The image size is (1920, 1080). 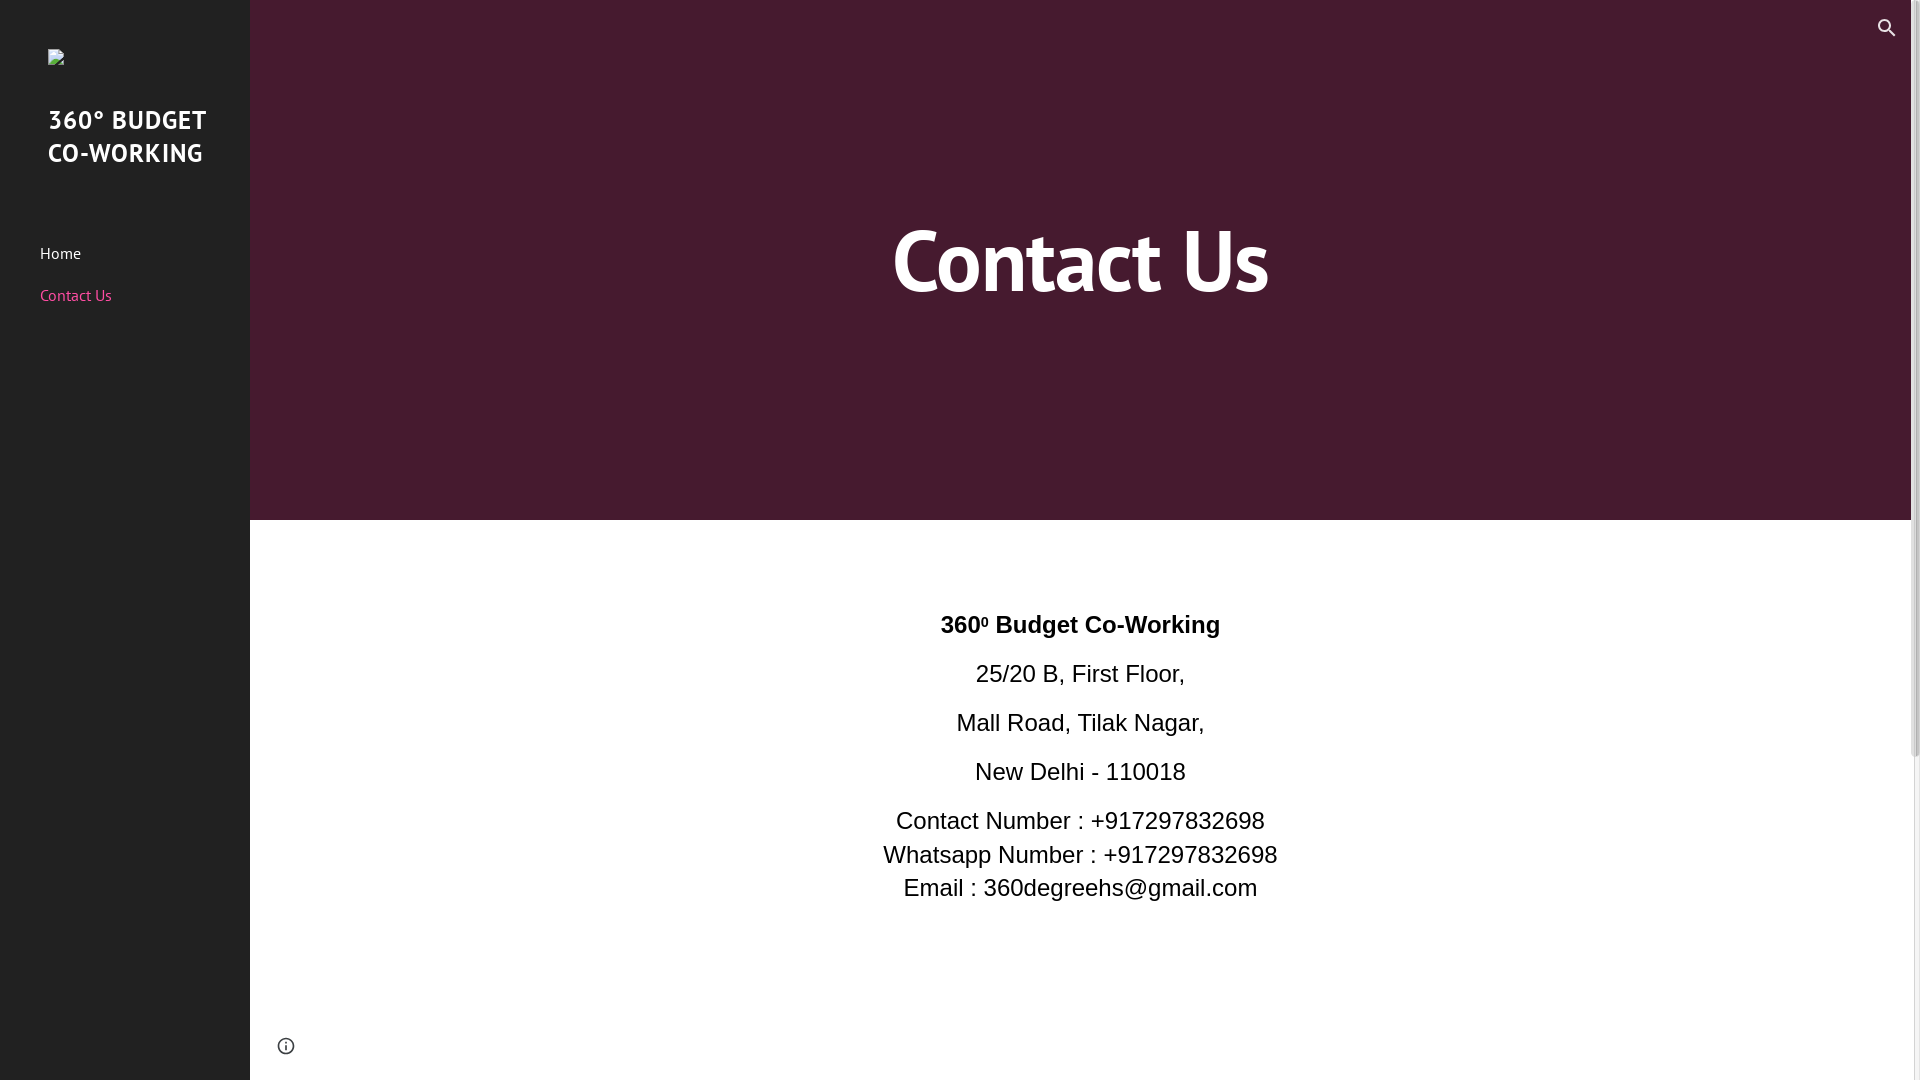 I want to click on 'Home', so click(x=35, y=252).